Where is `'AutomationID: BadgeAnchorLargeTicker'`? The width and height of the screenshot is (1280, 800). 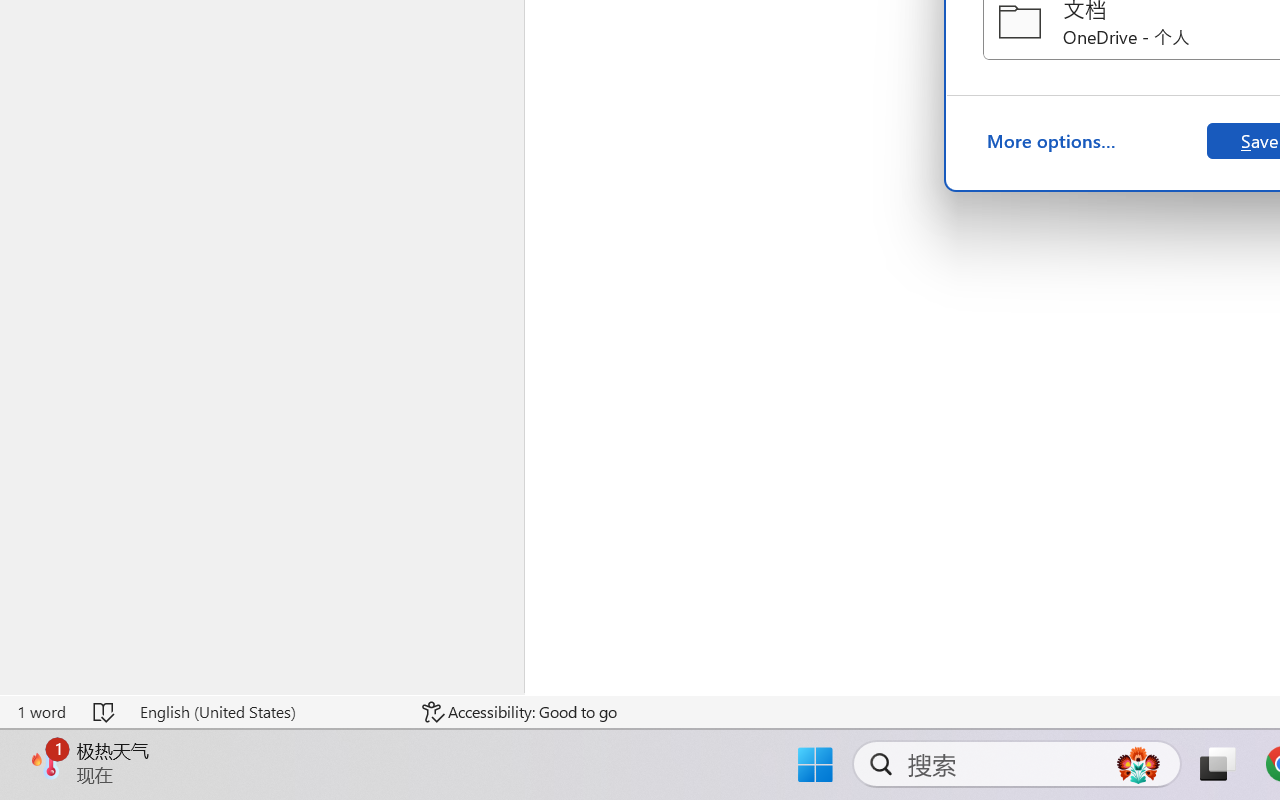
'AutomationID: BadgeAnchorLargeTicker' is located at coordinates (46, 762).